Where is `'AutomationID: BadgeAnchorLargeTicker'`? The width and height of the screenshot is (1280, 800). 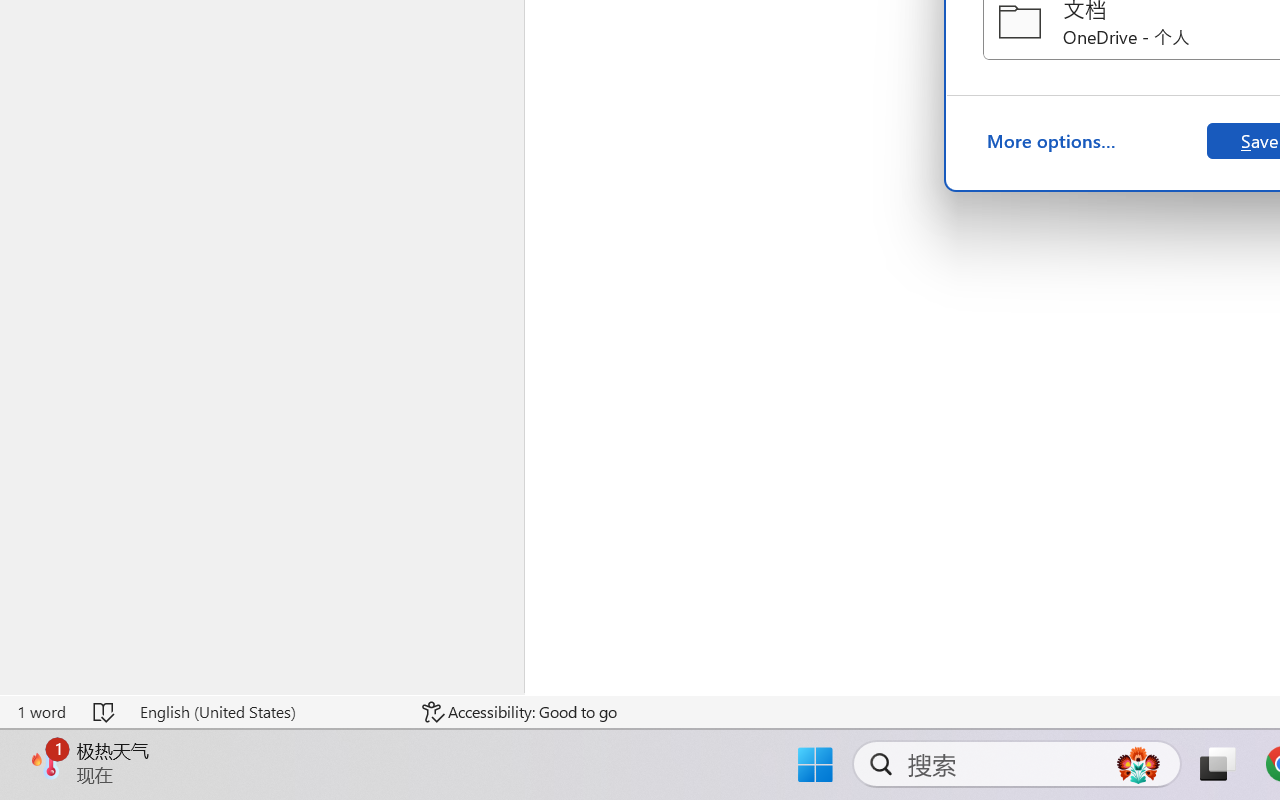
'AutomationID: BadgeAnchorLargeTicker' is located at coordinates (46, 762).